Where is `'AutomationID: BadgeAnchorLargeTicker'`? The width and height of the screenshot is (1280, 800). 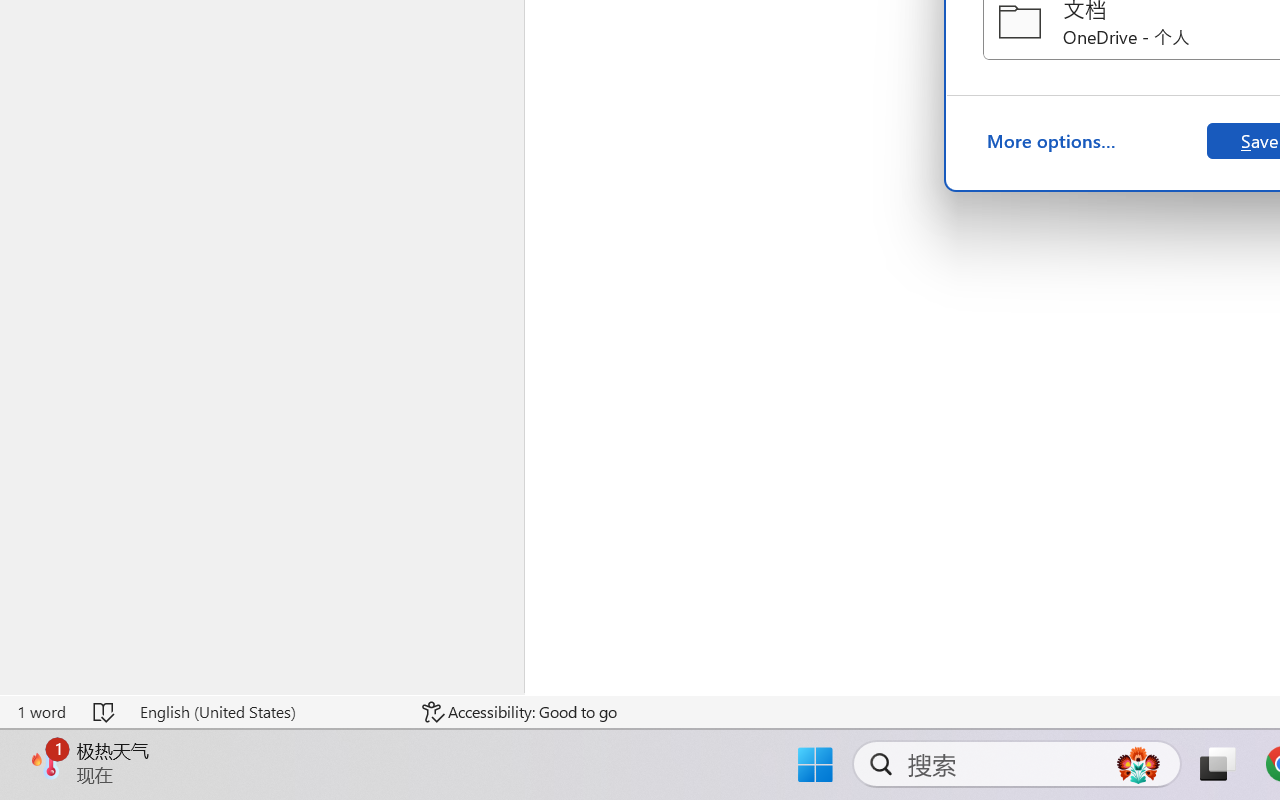
'AutomationID: BadgeAnchorLargeTicker' is located at coordinates (46, 762).